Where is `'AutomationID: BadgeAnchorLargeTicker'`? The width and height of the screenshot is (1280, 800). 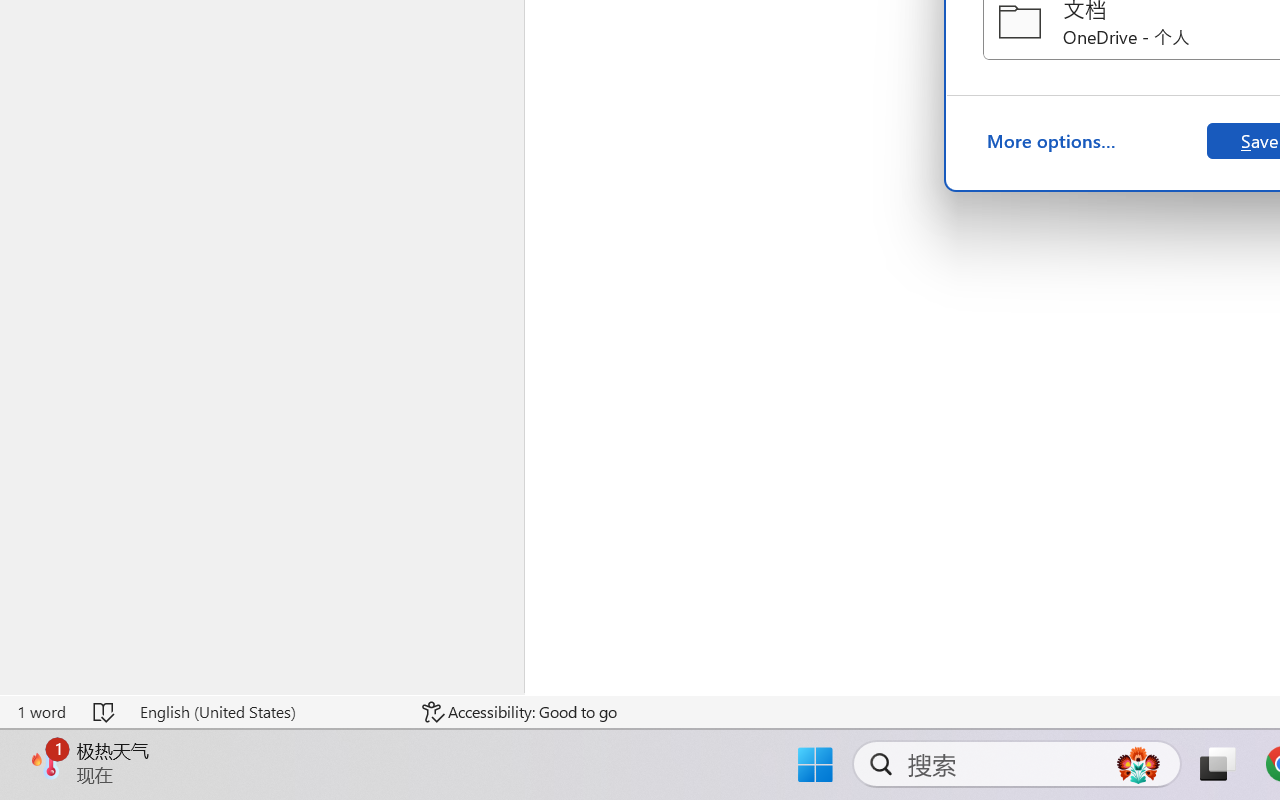
'AutomationID: BadgeAnchorLargeTicker' is located at coordinates (46, 762).